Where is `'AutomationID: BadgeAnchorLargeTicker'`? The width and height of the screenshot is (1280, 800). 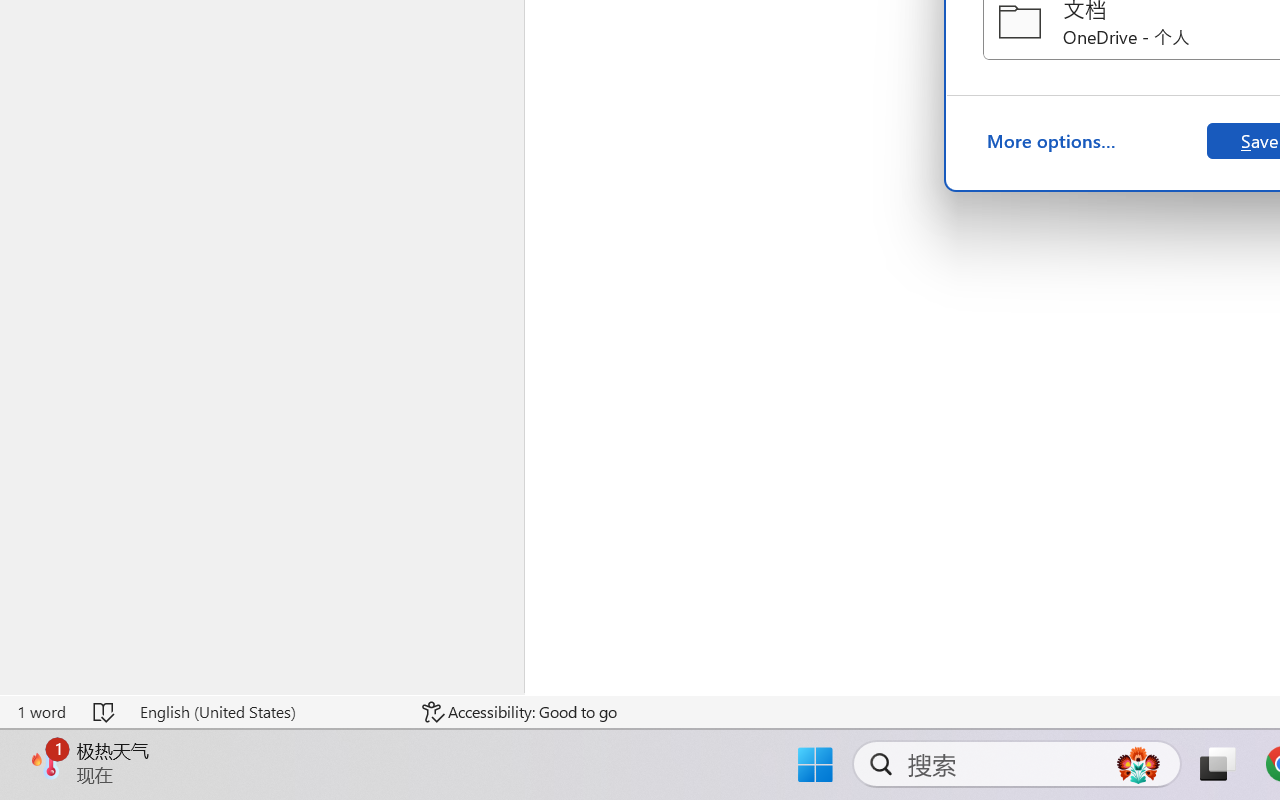
'AutomationID: BadgeAnchorLargeTicker' is located at coordinates (46, 762).